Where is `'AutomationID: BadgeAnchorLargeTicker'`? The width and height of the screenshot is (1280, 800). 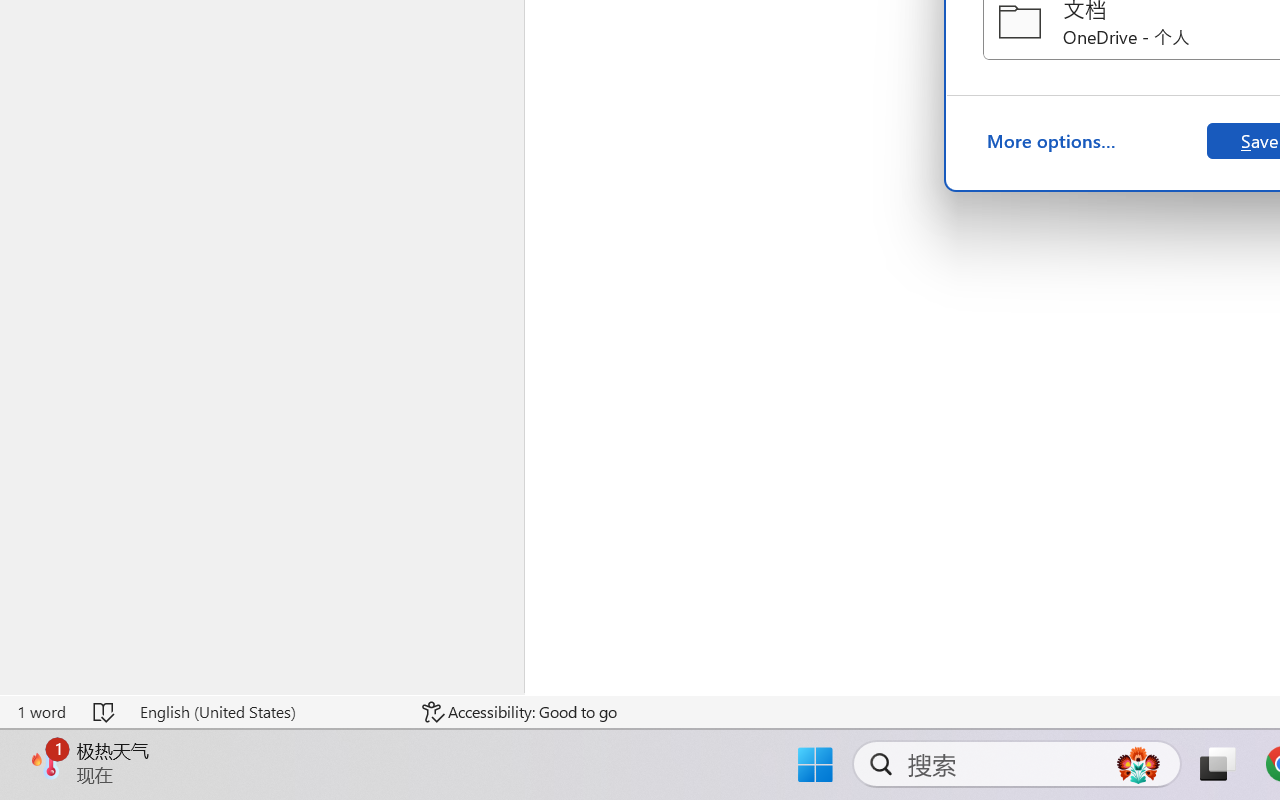
'AutomationID: BadgeAnchorLargeTicker' is located at coordinates (46, 762).